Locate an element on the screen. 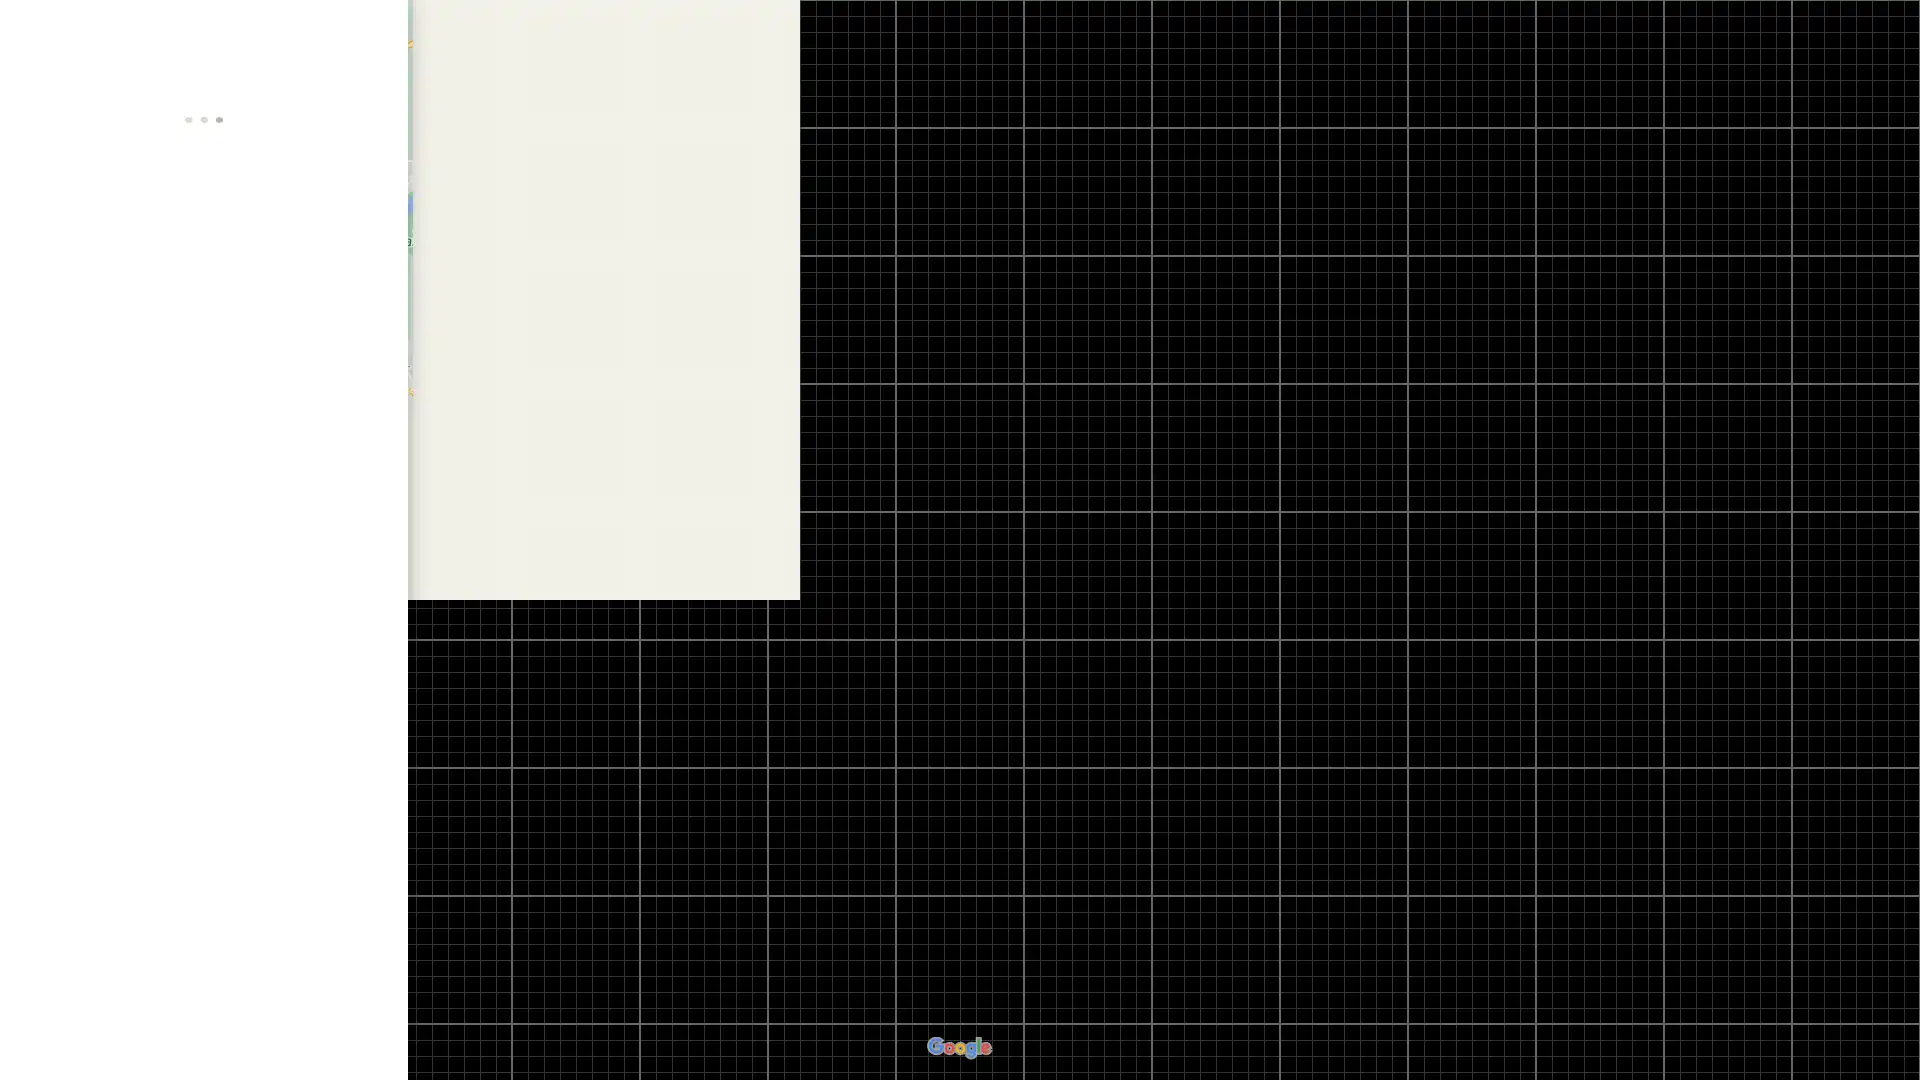 This screenshot has height=1080, width=1920. Copy address is located at coordinates (374, 486).